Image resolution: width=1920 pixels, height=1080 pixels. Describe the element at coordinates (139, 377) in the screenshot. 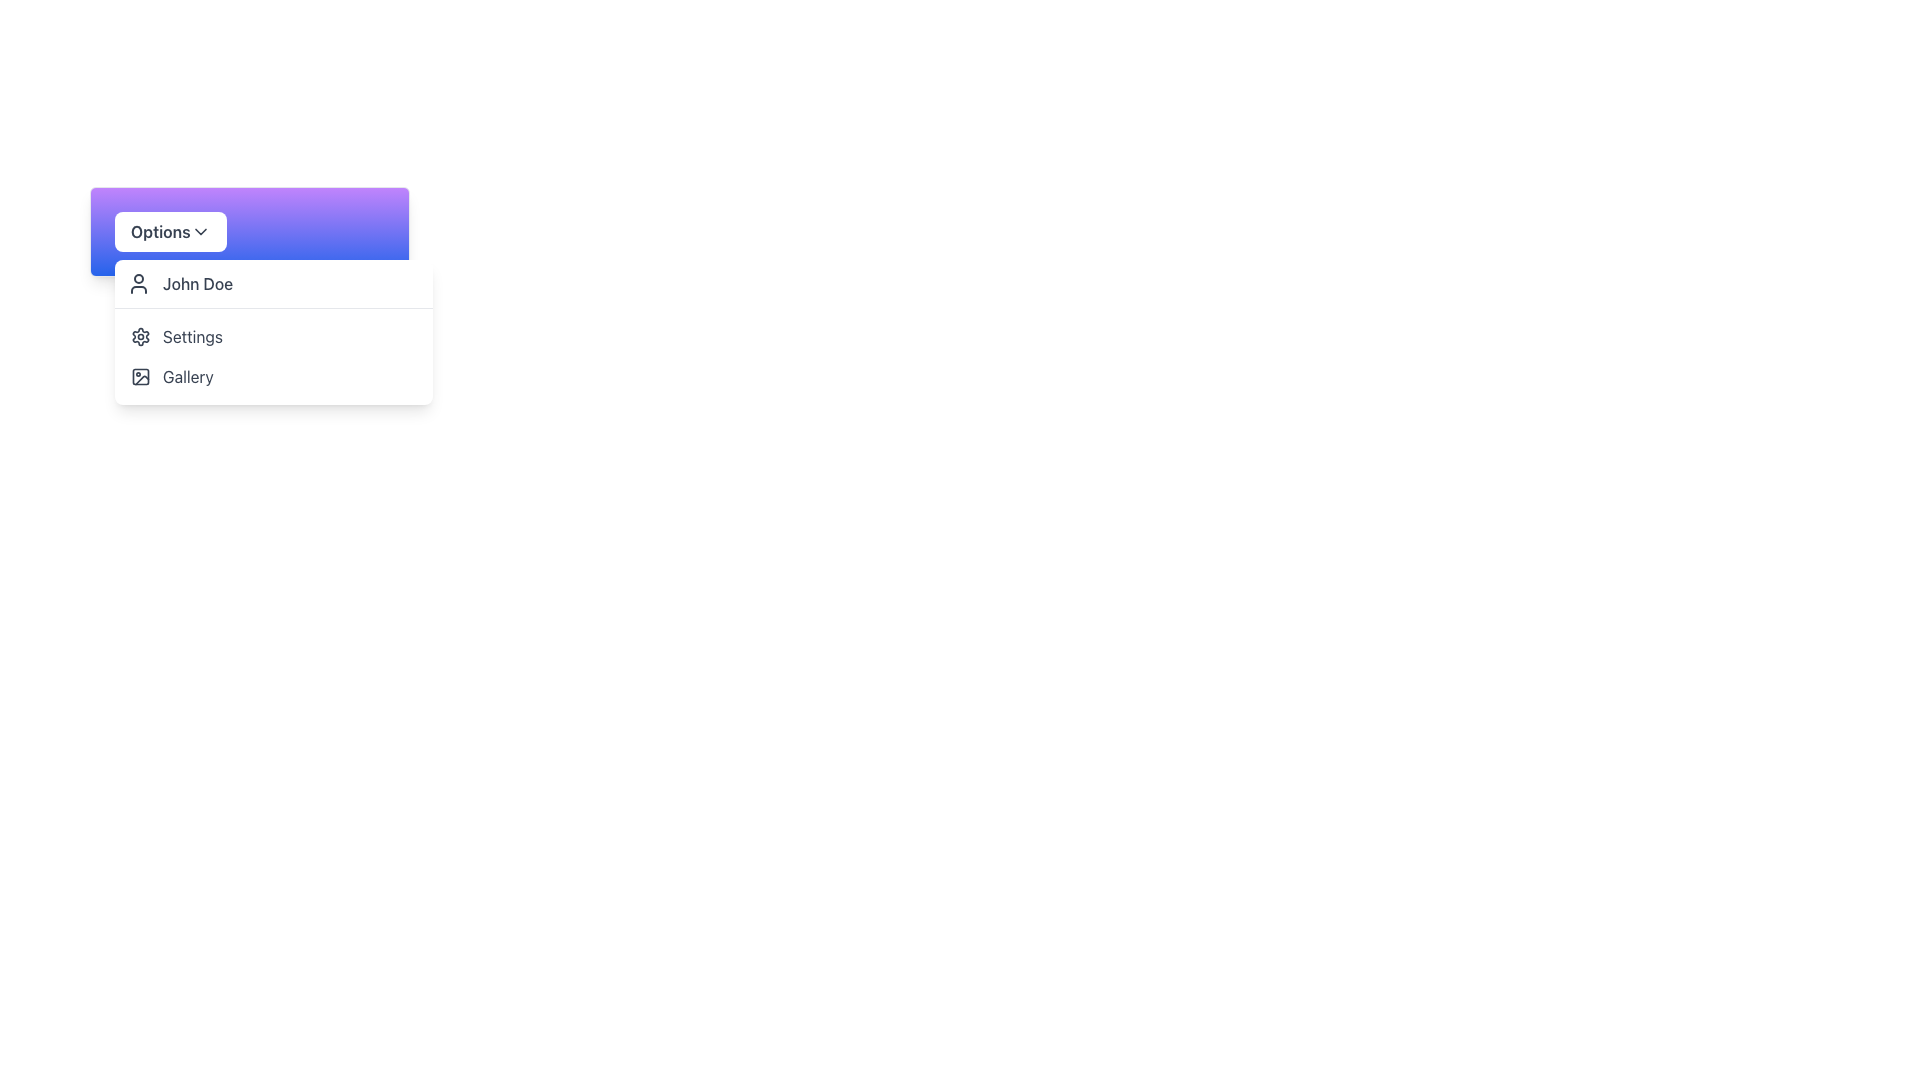

I see `the gallery icon located to the left of the 'Gallery' text in the dropdown menu to interact with the gallery option` at that location.